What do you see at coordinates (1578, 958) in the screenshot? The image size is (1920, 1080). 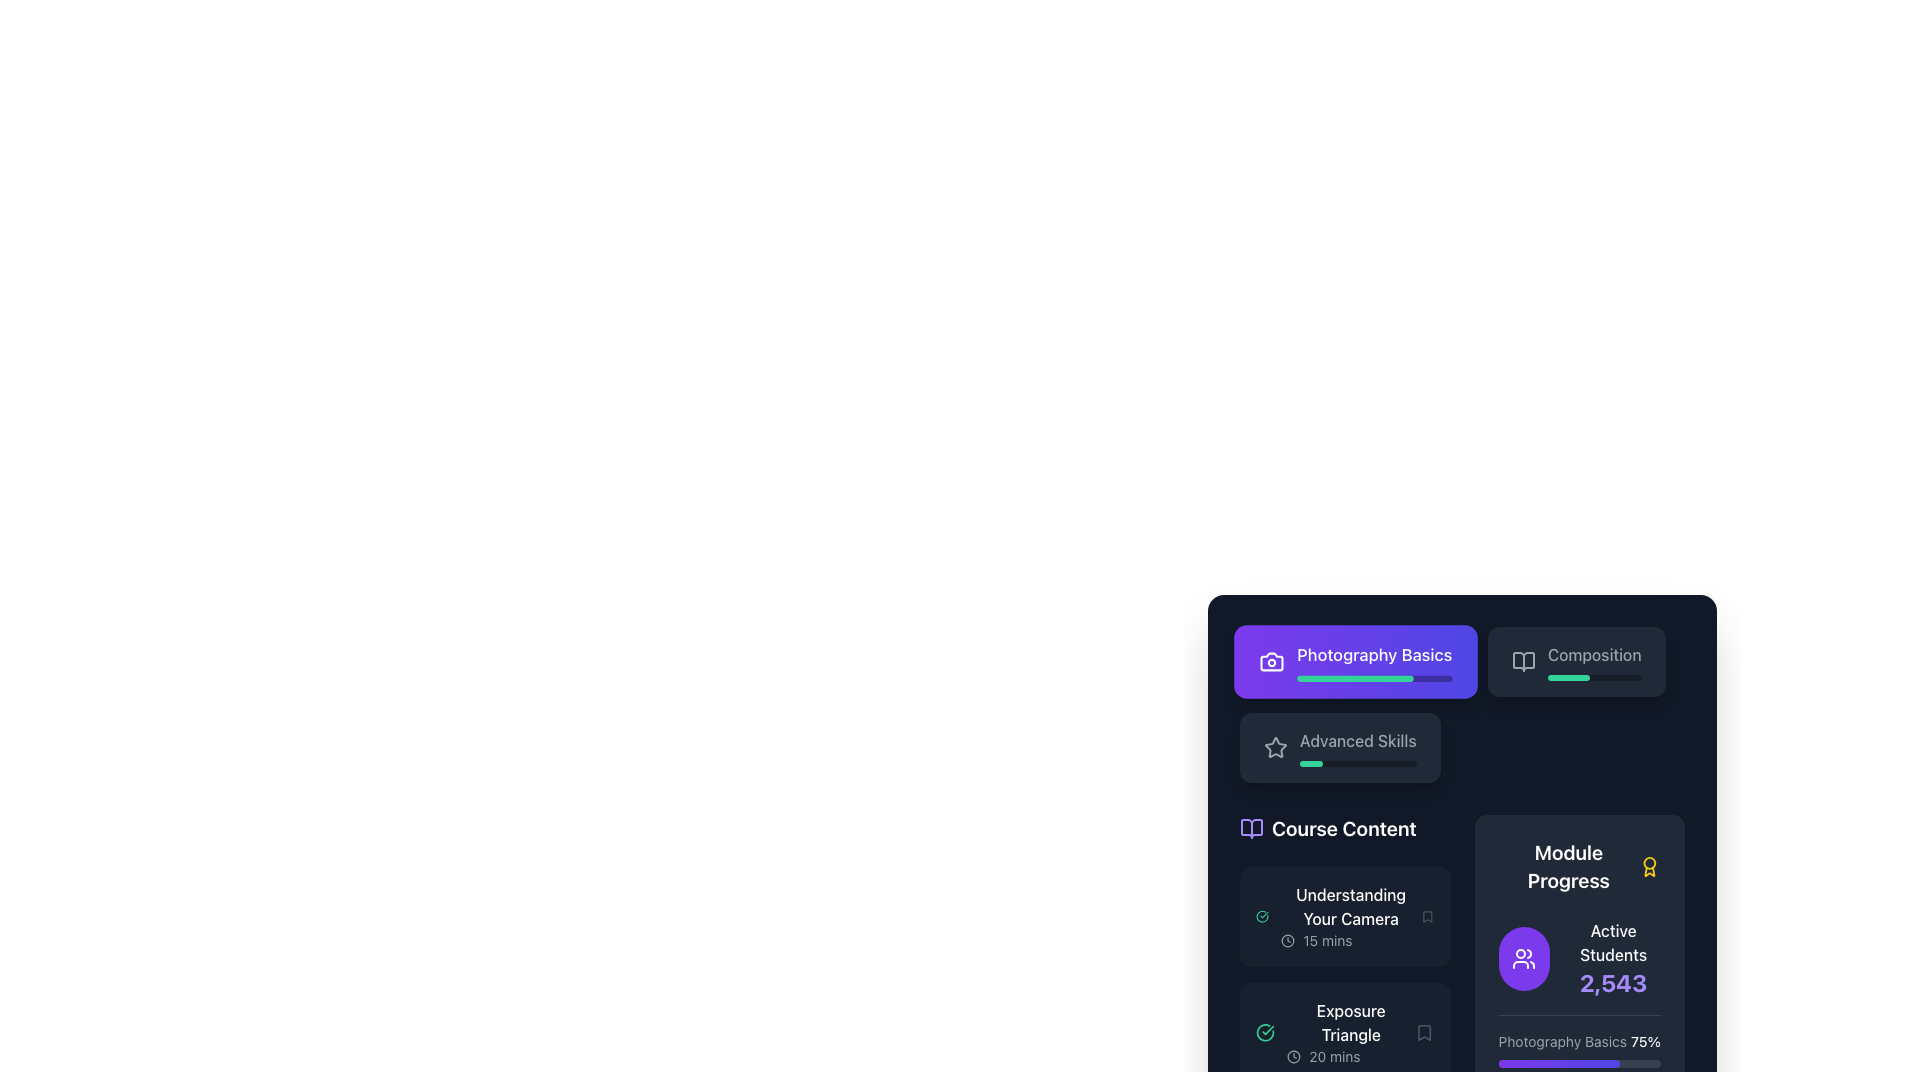 I see `the informational display that shows the number of active students for a course or module, located in the 'Module Progress' section at the top of the vertical list` at bounding box center [1578, 958].